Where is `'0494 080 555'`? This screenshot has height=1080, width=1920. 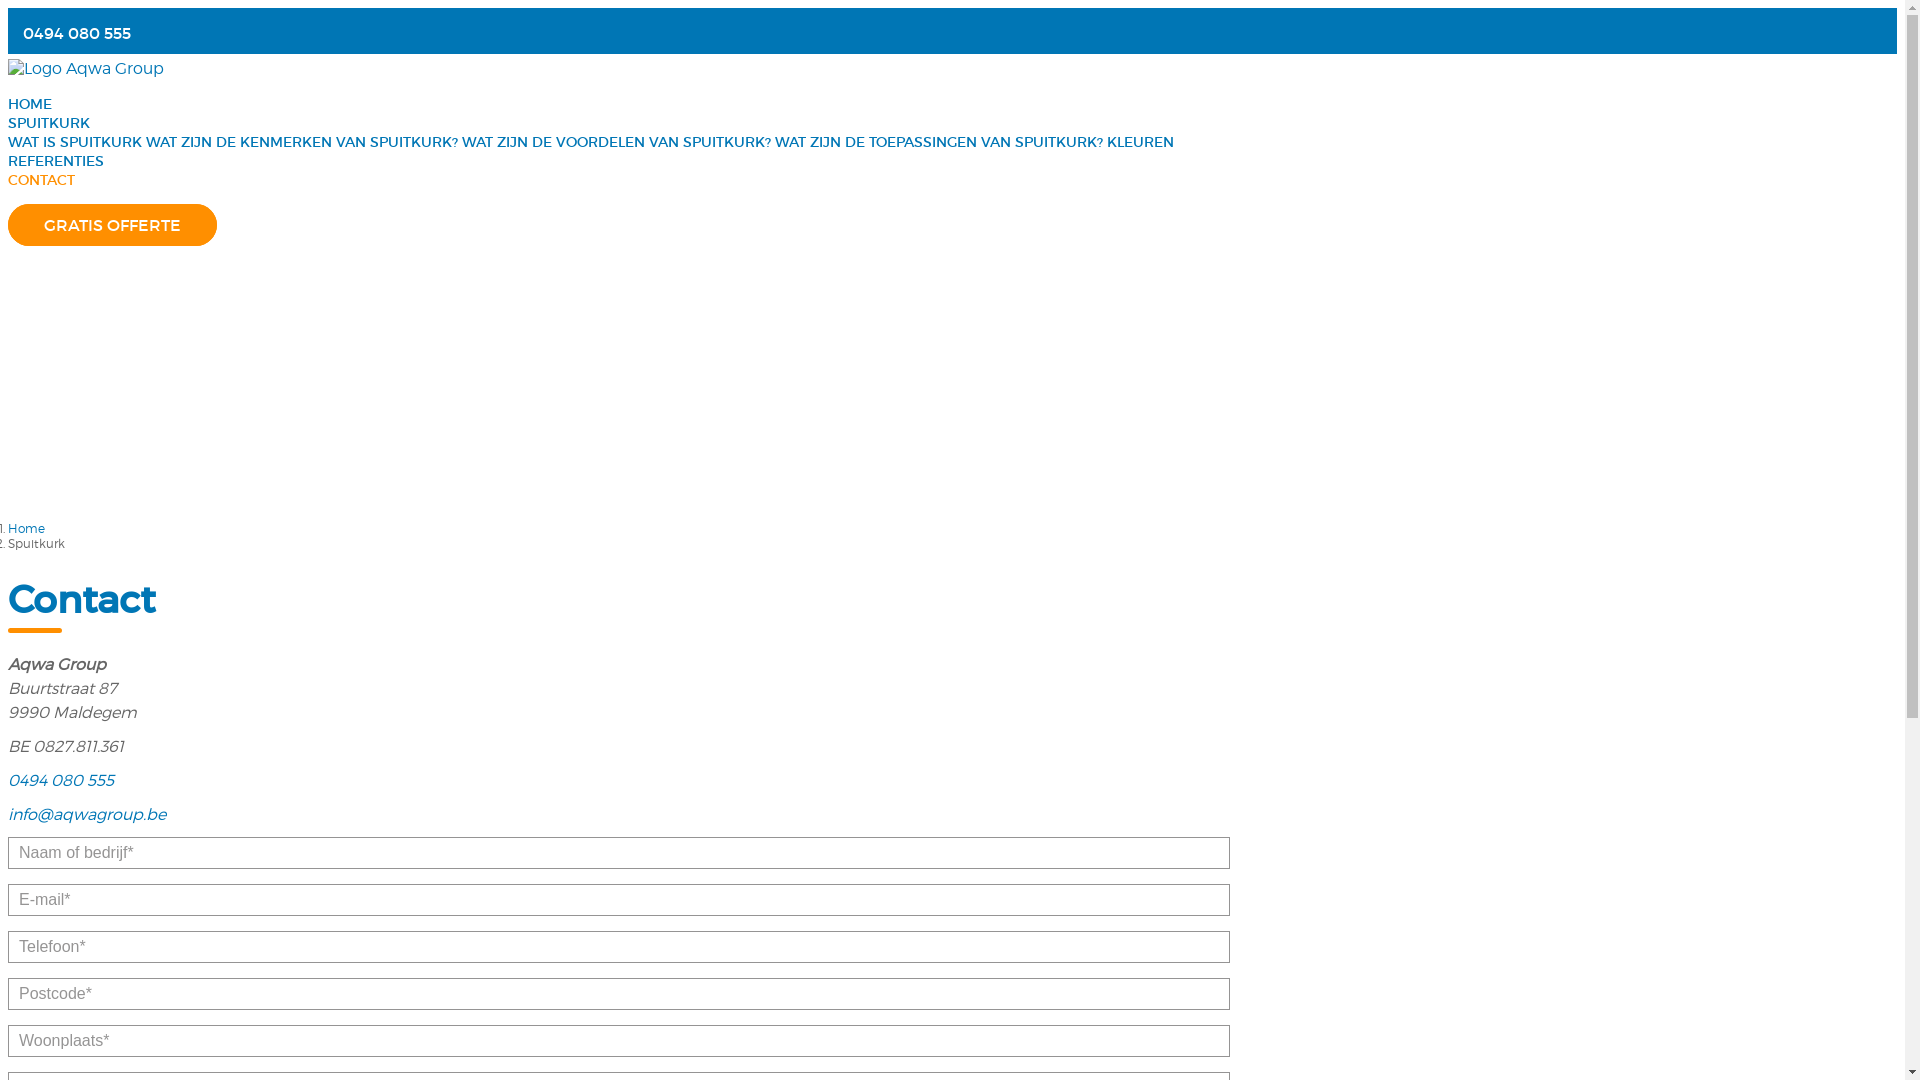
'0494 080 555' is located at coordinates (76, 33).